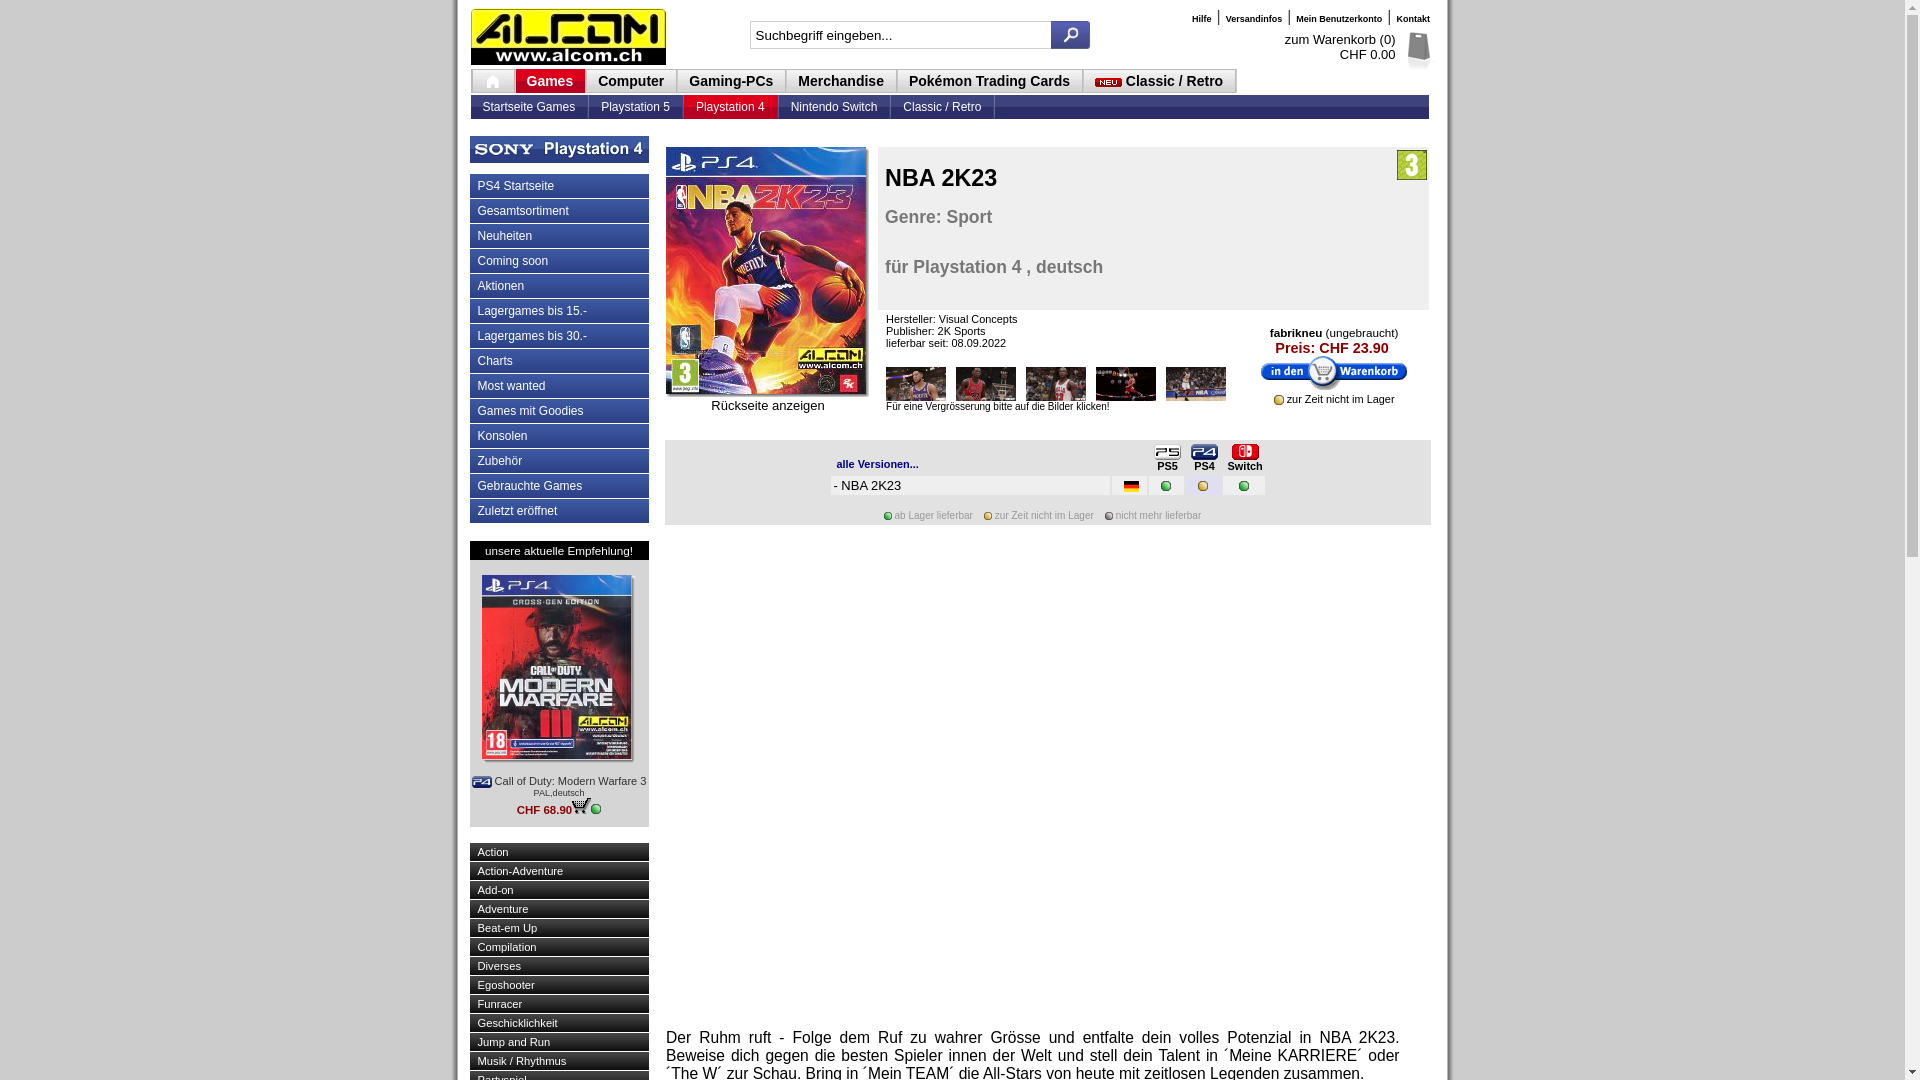 This screenshot has height=1080, width=1920. I want to click on 'Adventure', so click(559, 909).